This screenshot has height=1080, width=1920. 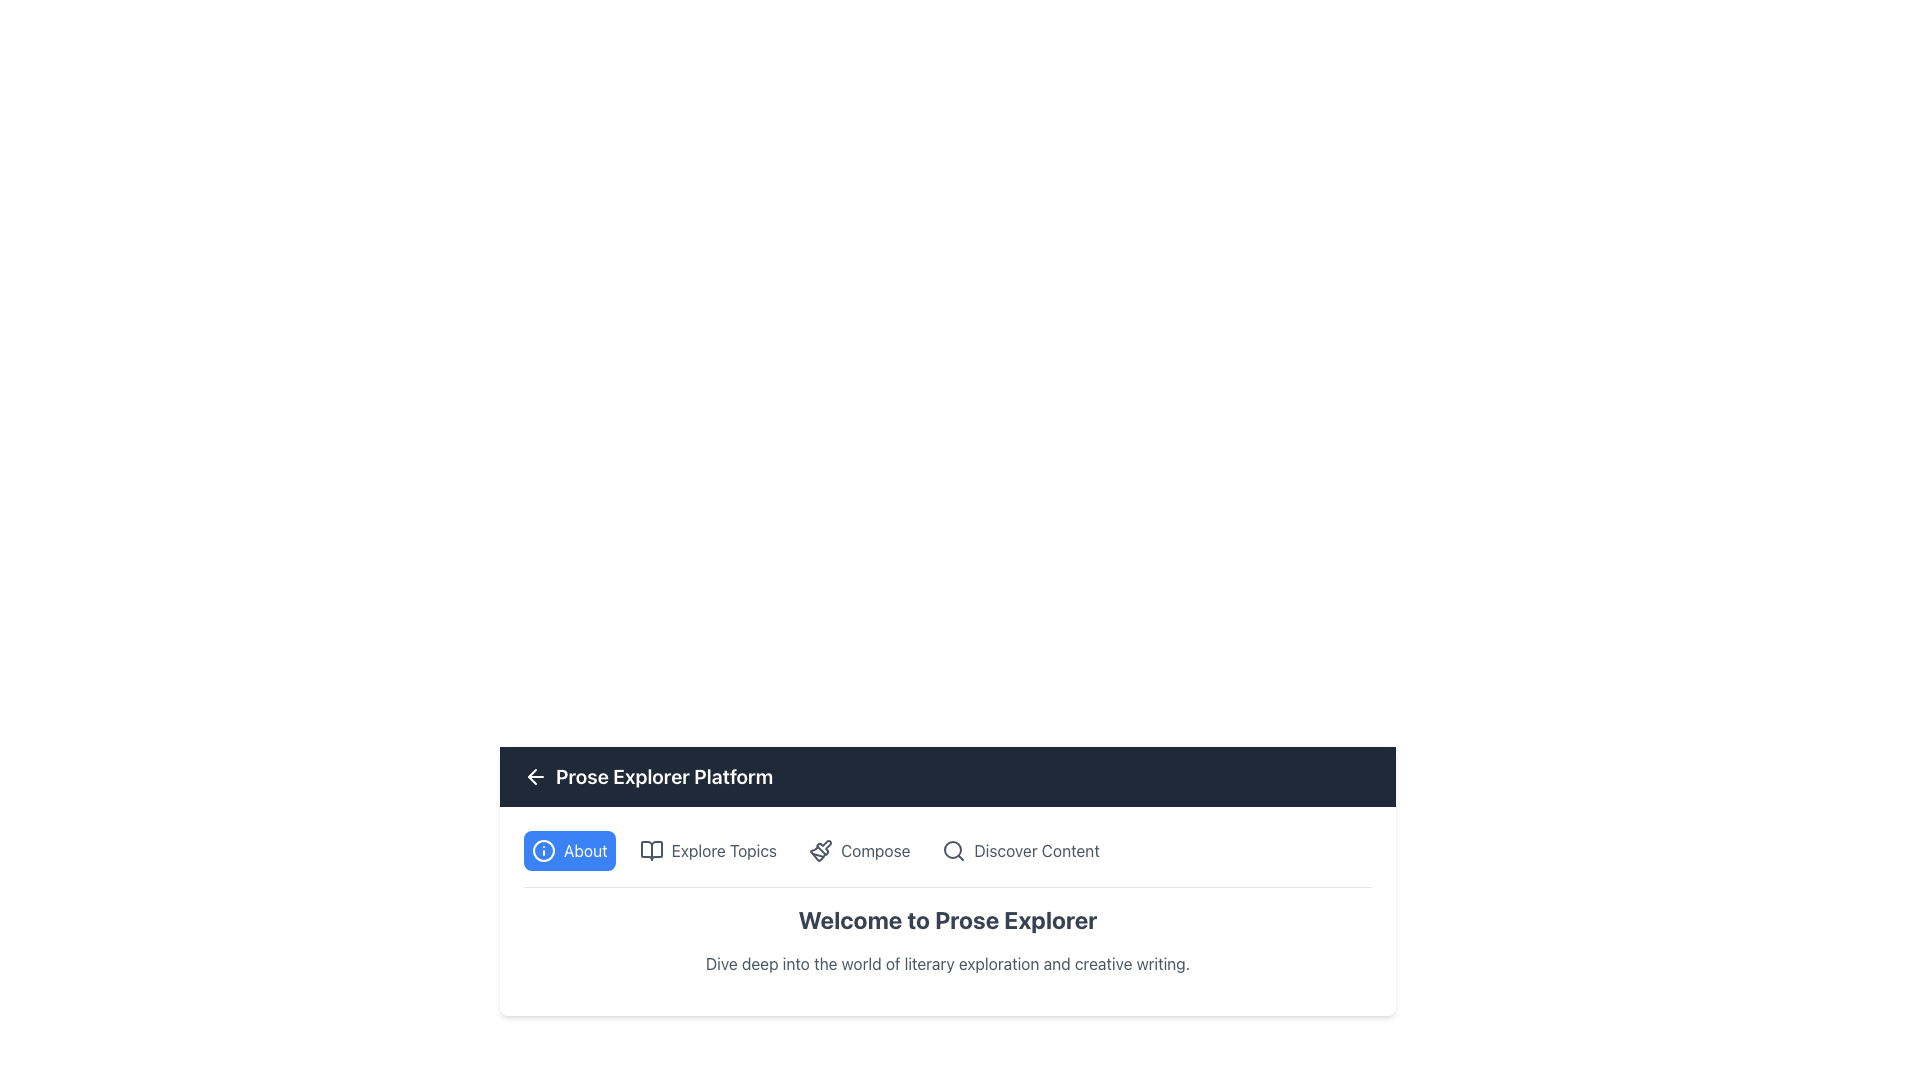 What do you see at coordinates (532, 775) in the screenshot?
I see `the left-pointing arrow icon located in the top-left corner of the header bar` at bounding box center [532, 775].